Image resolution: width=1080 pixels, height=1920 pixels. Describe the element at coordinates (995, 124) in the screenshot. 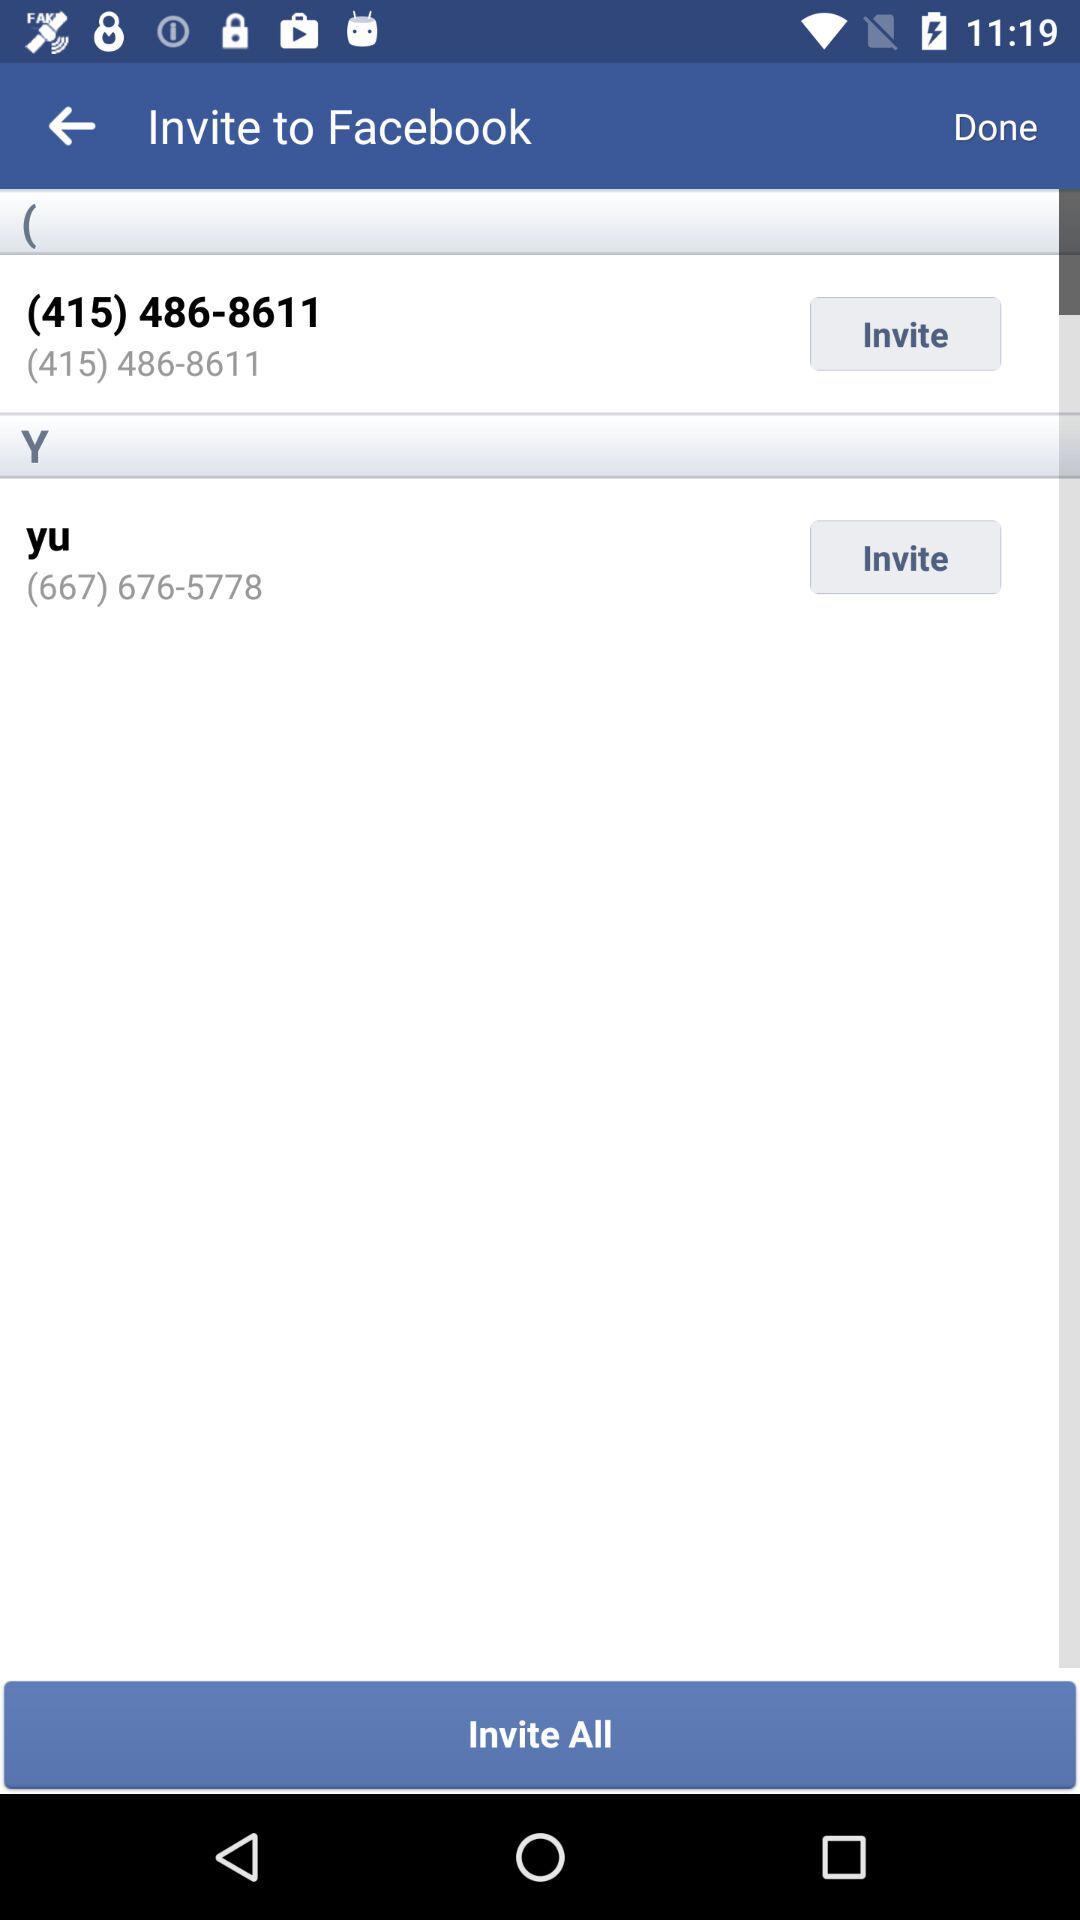

I see `the item to the right of the invite to facebook icon` at that location.